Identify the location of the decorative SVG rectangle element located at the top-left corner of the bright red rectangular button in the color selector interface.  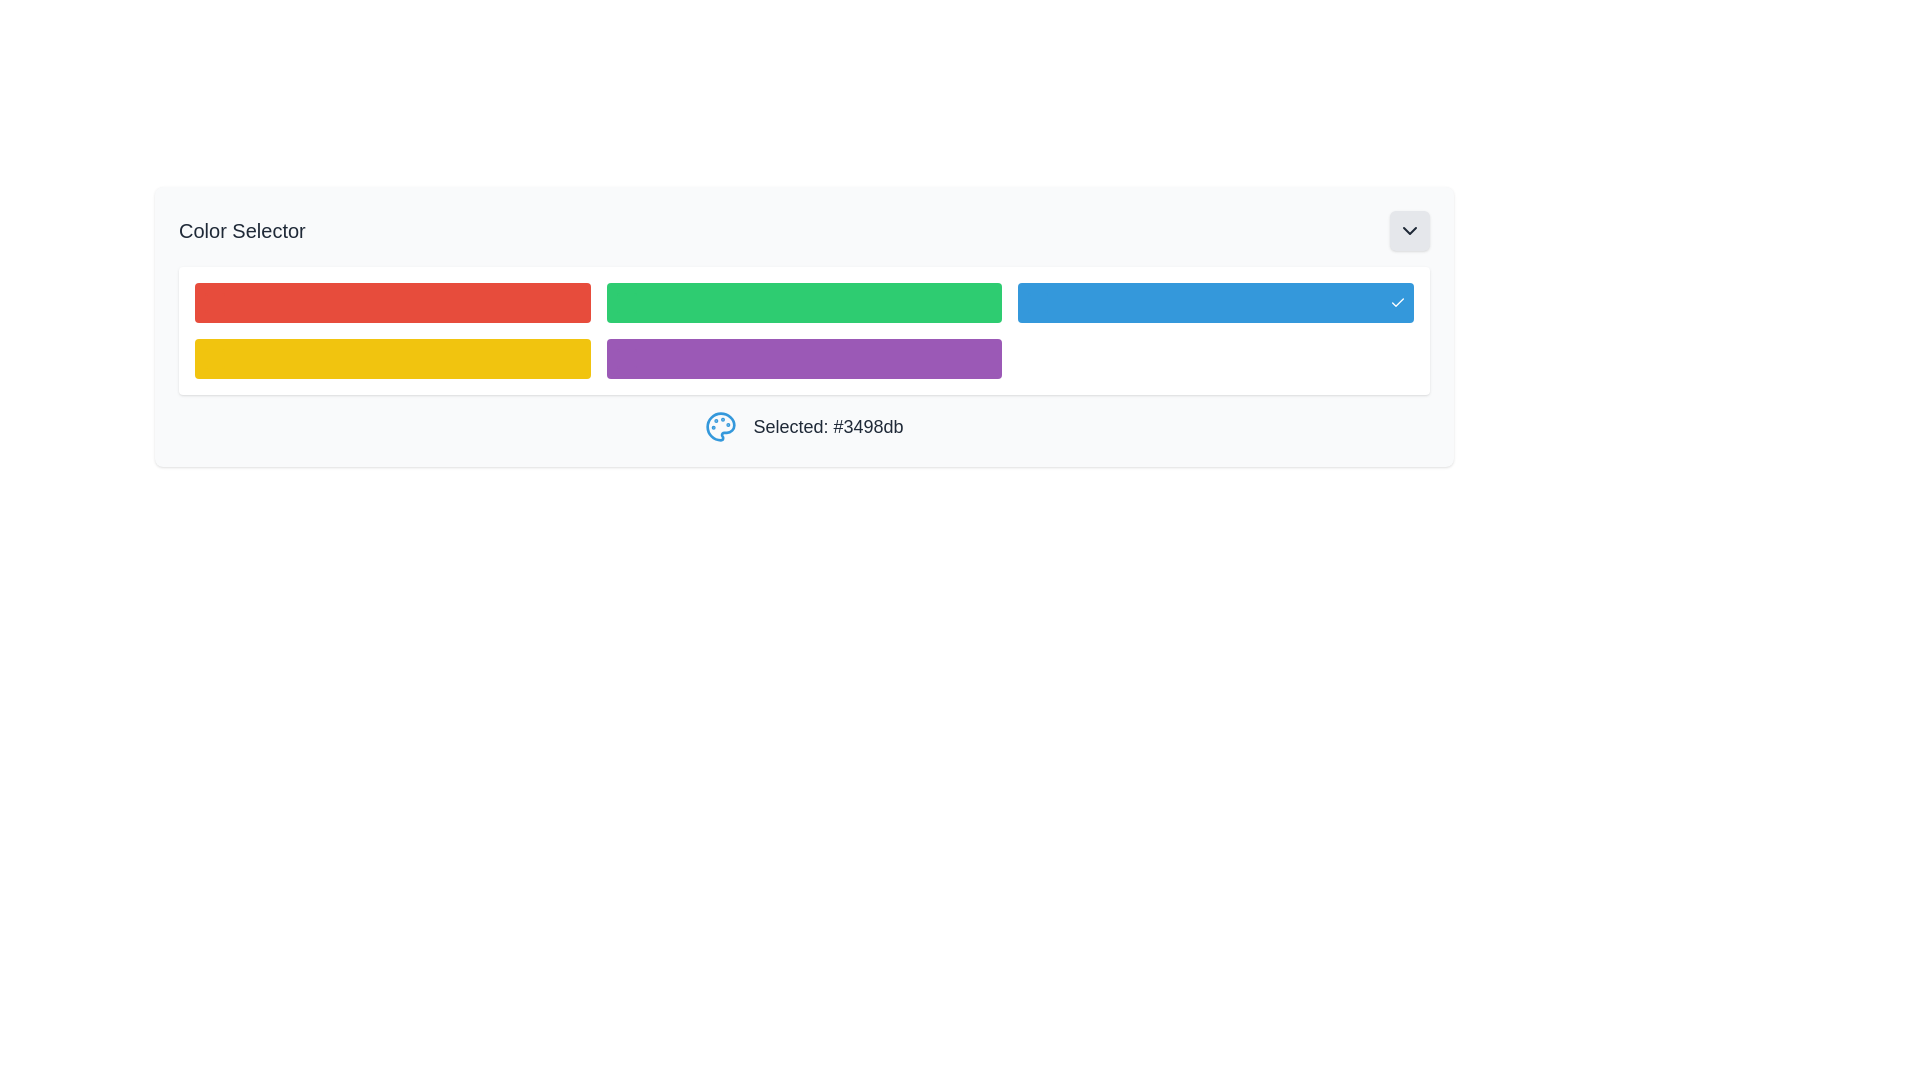
(215, 303).